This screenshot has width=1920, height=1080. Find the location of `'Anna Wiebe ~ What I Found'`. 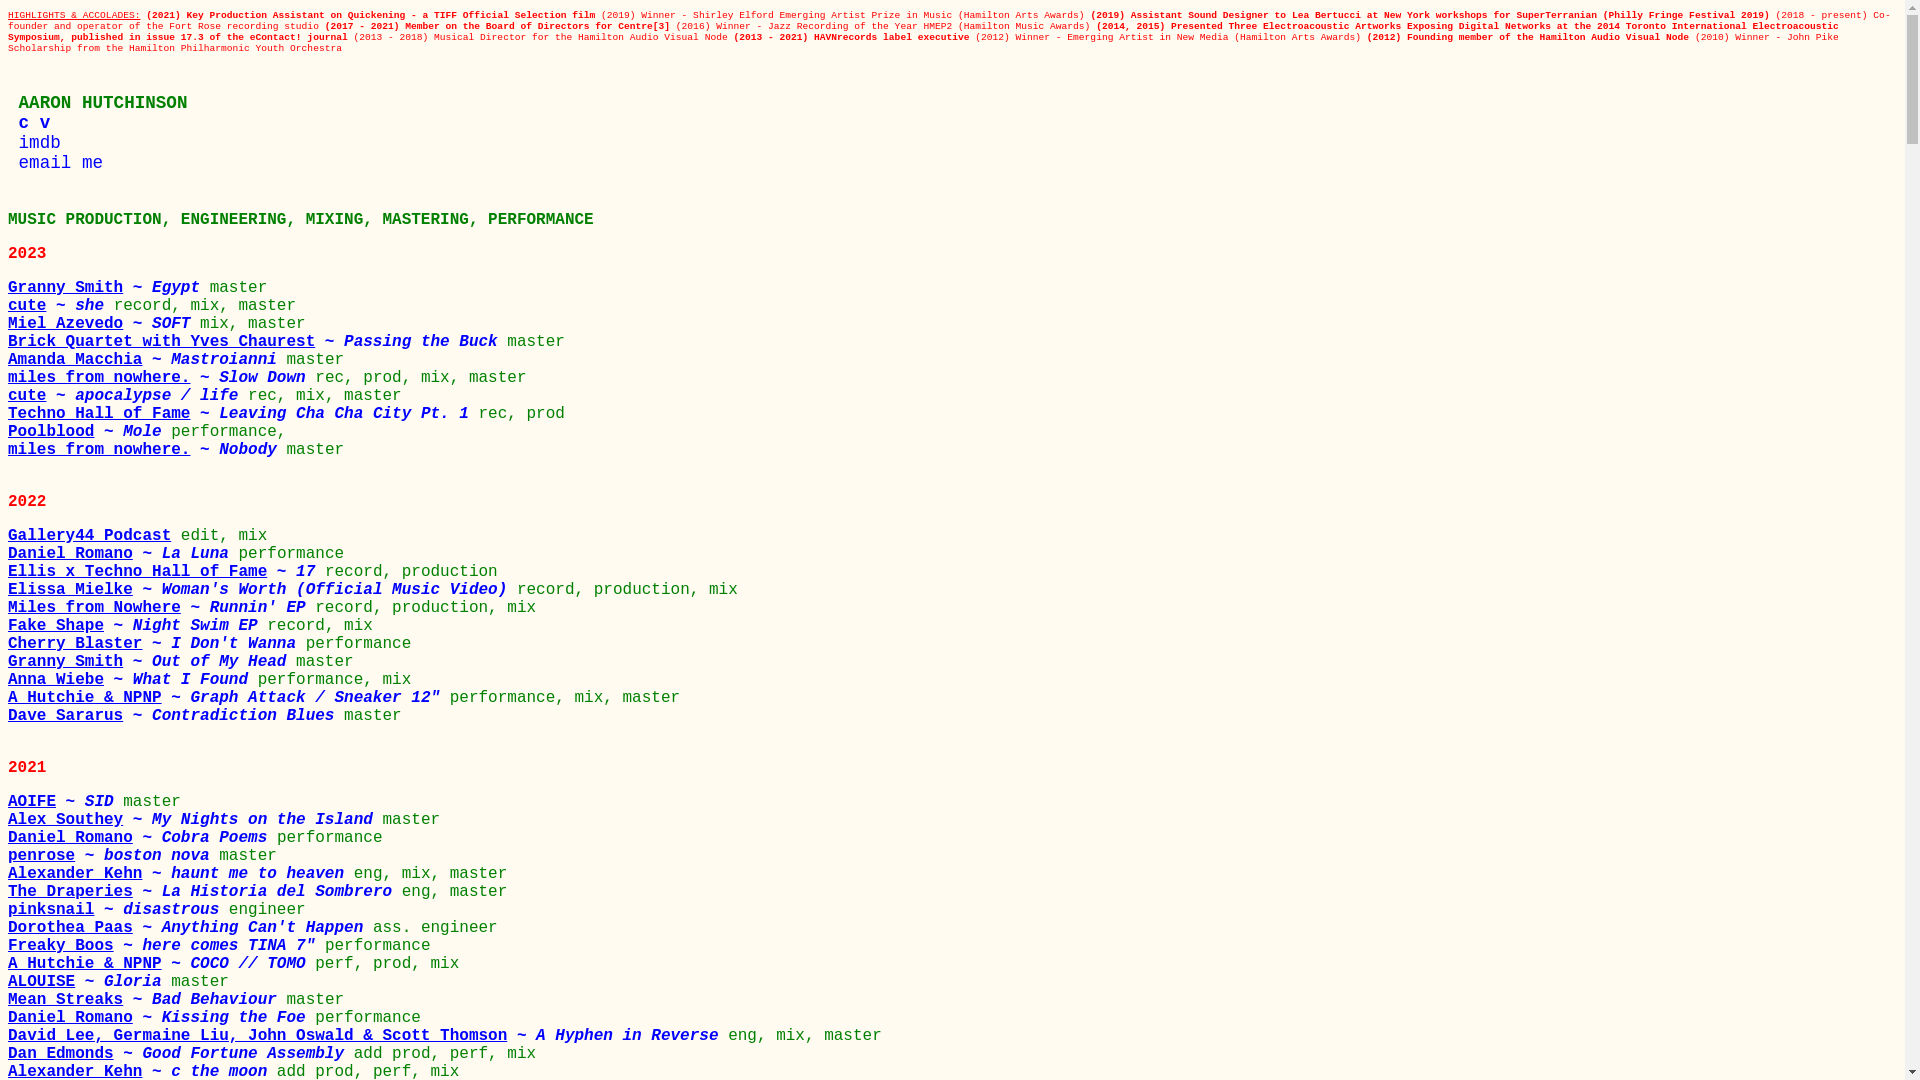

'Anna Wiebe ~ What I Found' is located at coordinates (132, 678).